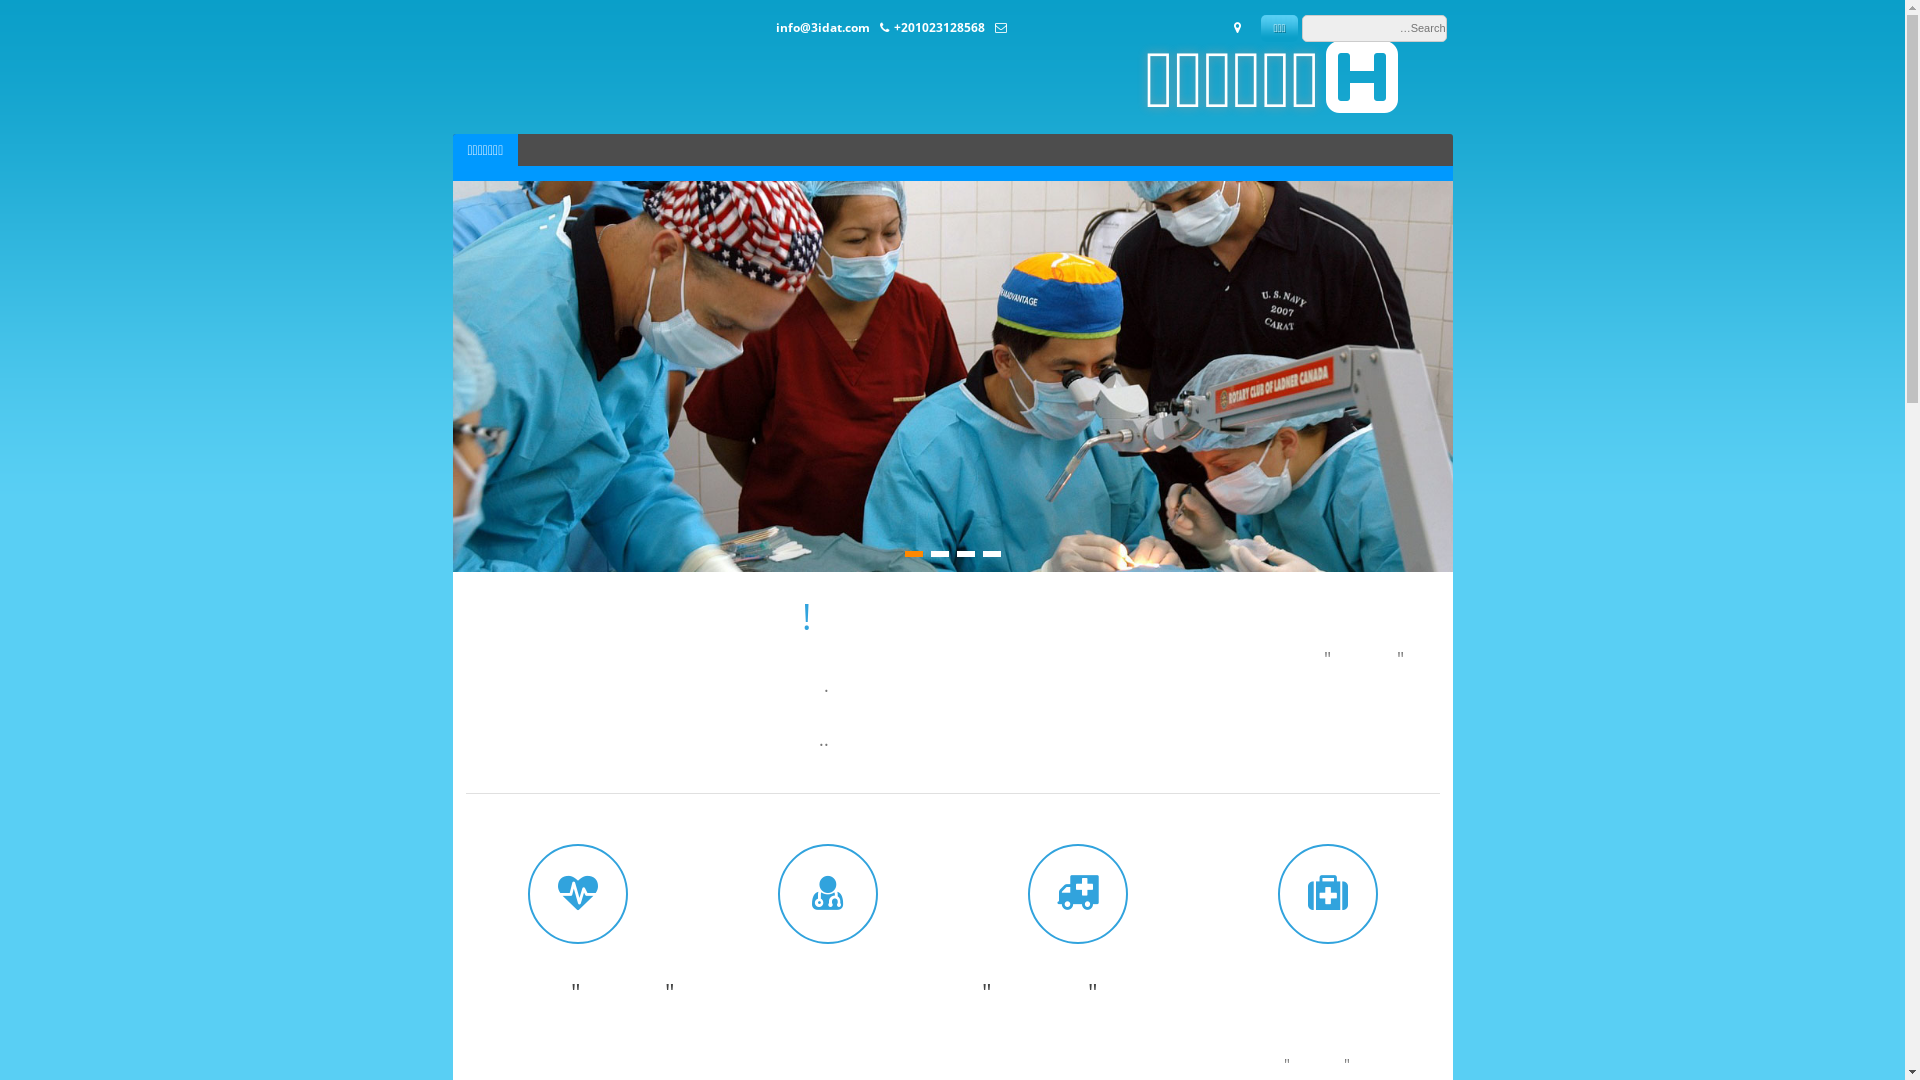 This screenshot has width=1920, height=1080. I want to click on '2', so click(964, 554).